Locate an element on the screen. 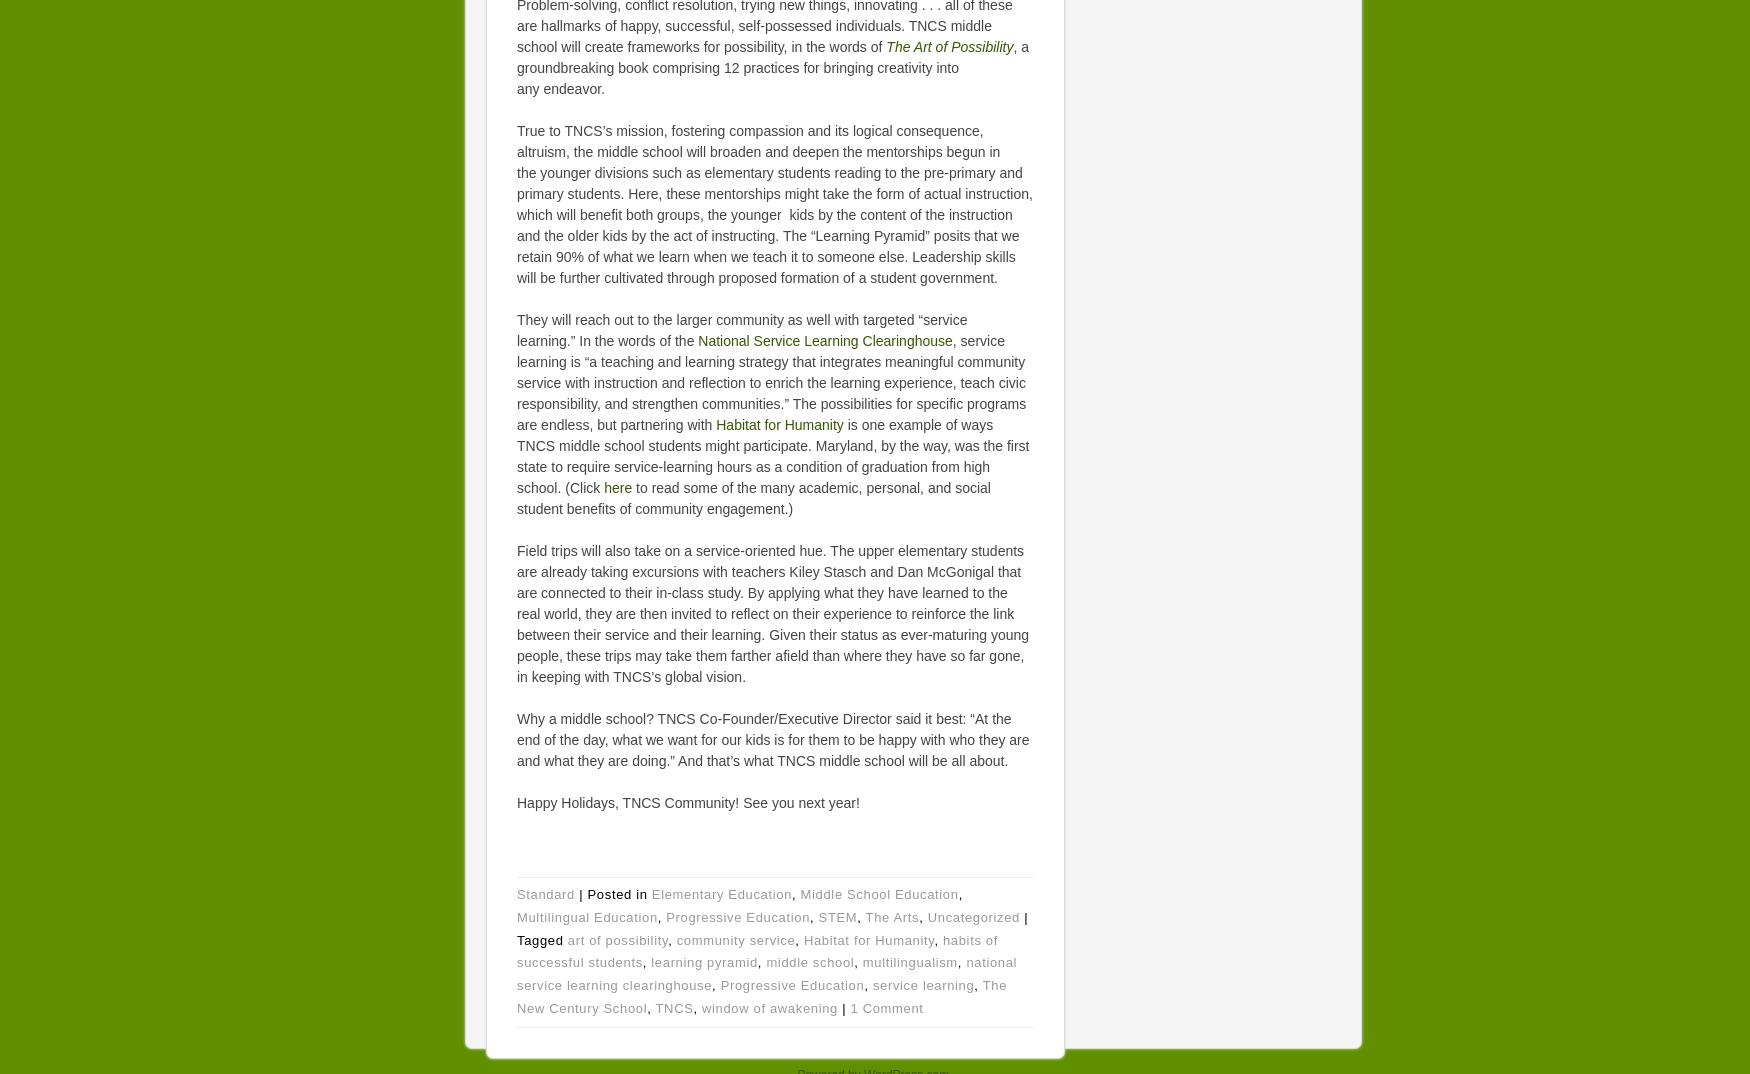  'STEM' is located at coordinates (837, 916).